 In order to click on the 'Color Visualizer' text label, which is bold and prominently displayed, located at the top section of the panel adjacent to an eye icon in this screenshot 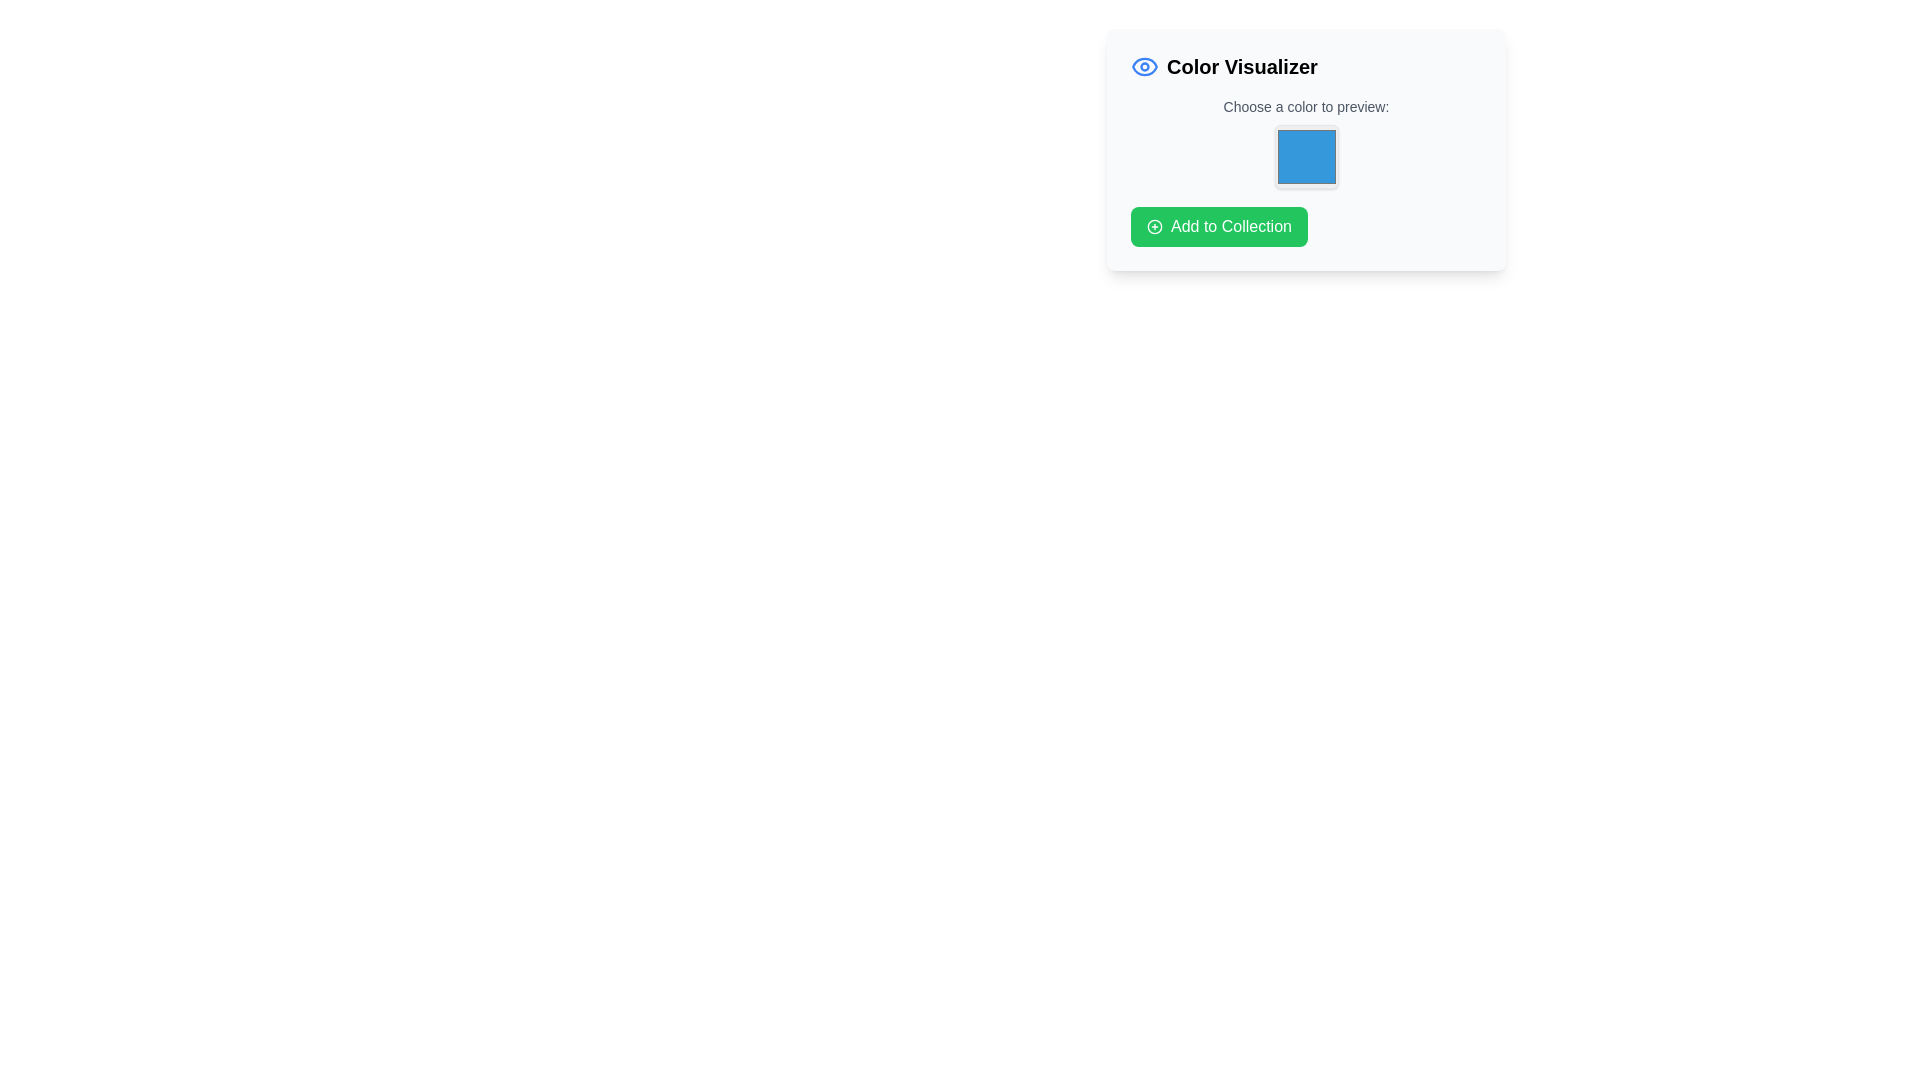, I will do `click(1241, 65)`.